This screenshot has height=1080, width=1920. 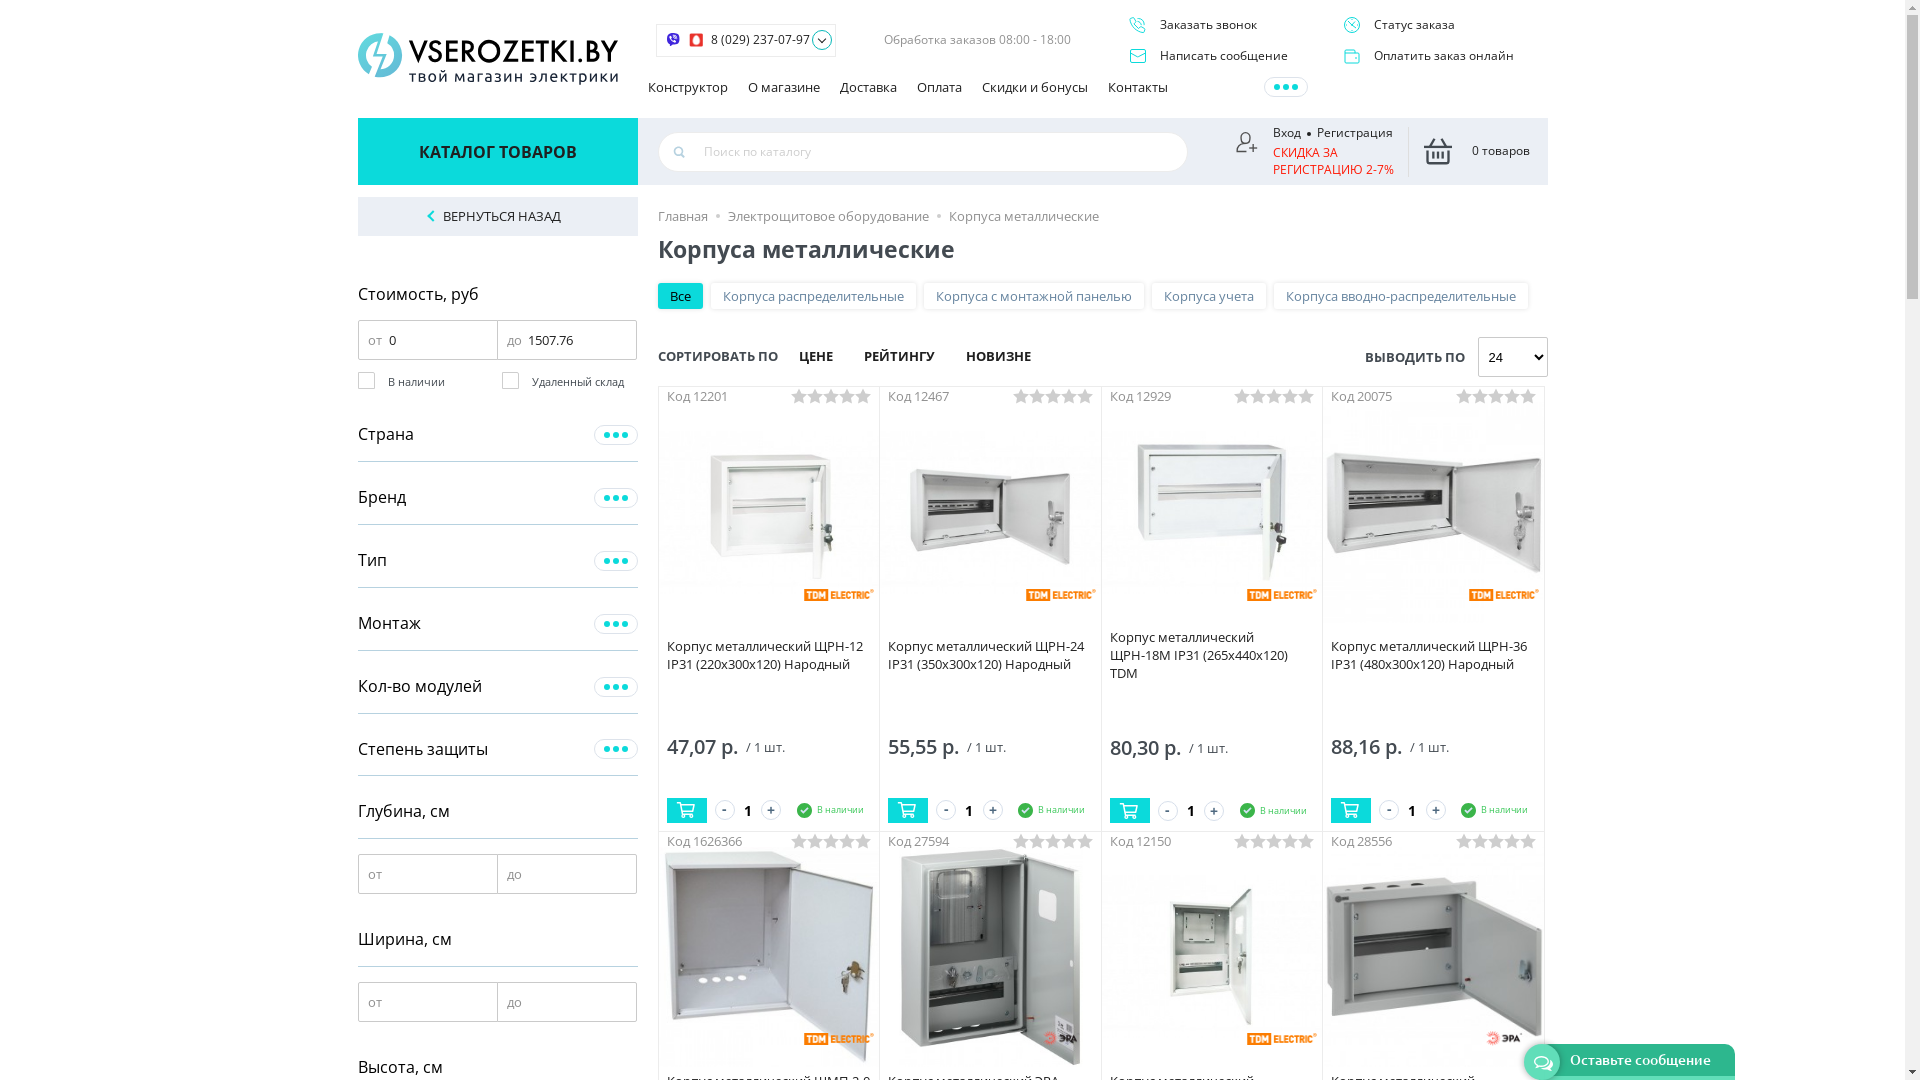 I want to click on '-', so click(x=1167, y=810).